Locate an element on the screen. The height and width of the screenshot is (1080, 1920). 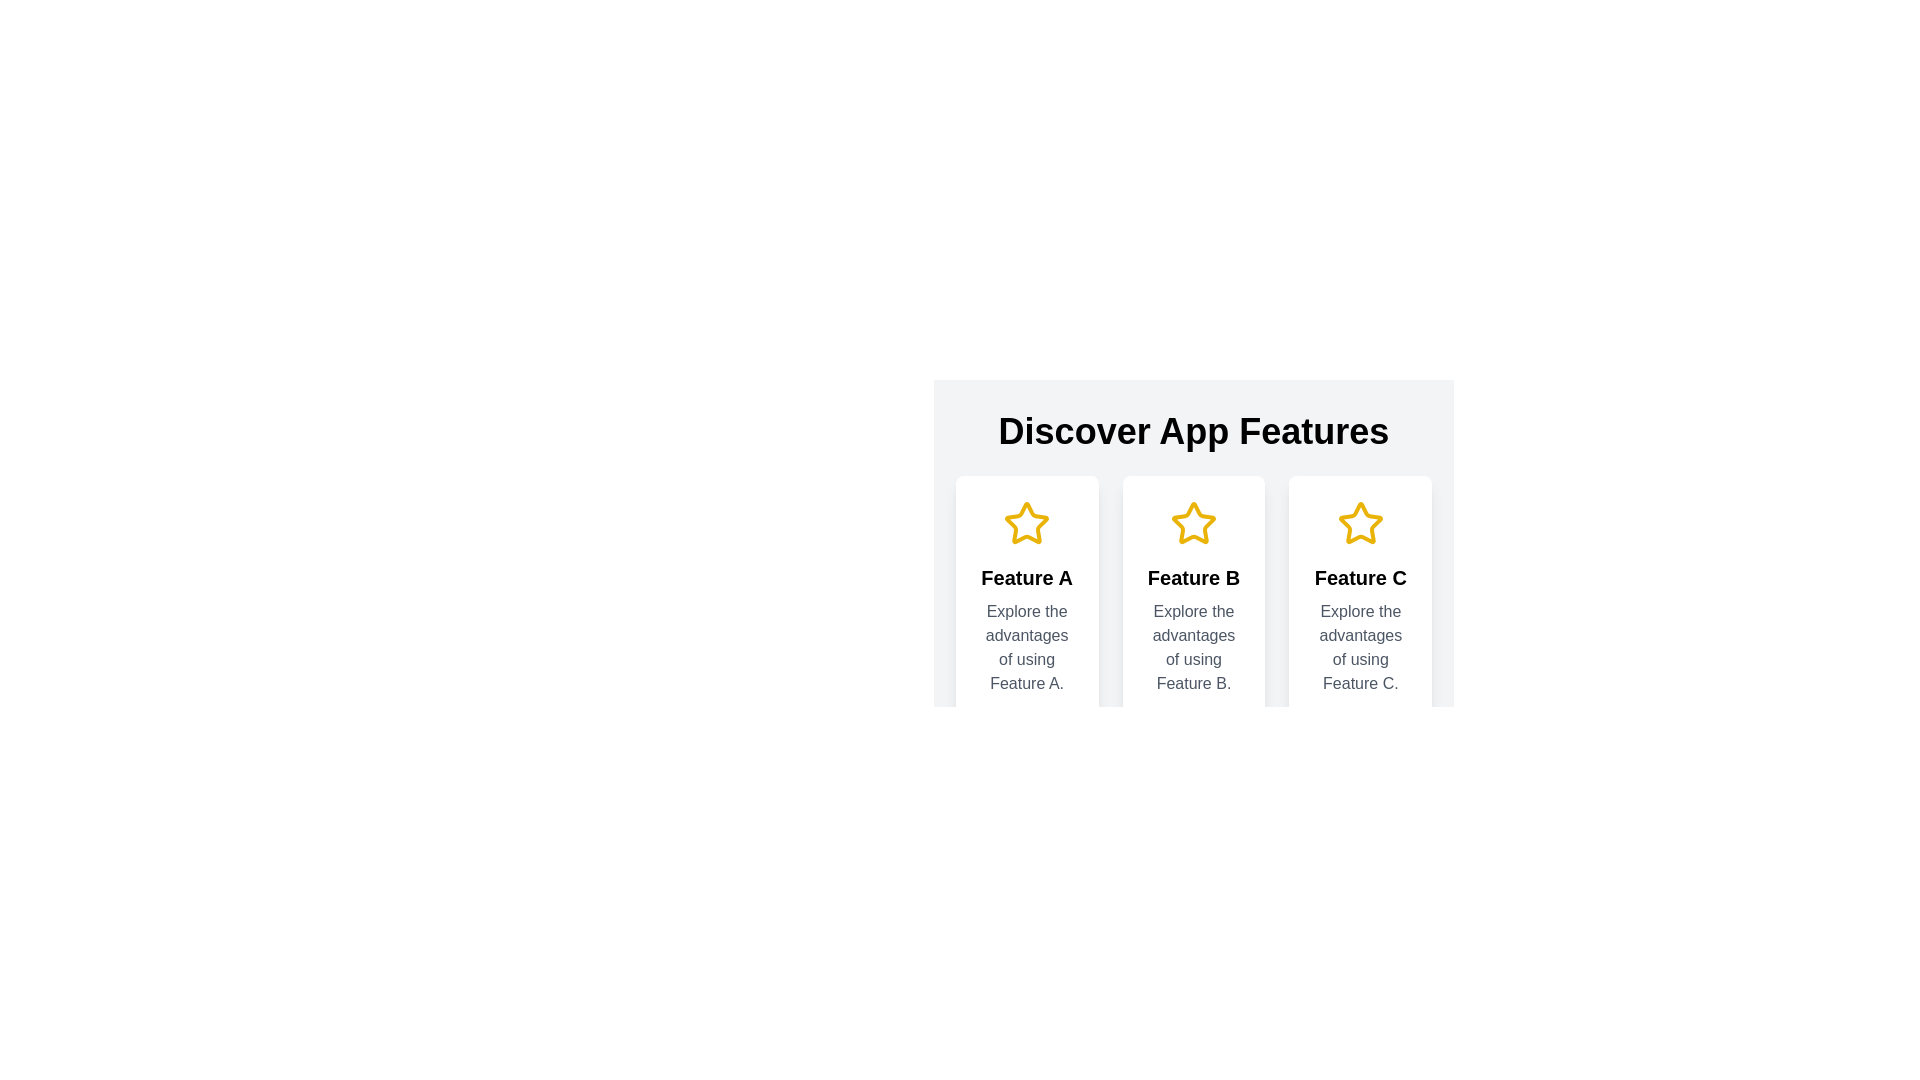
the text header that acts as a title for 'Feature B' is located at coordinates (1194, 578).